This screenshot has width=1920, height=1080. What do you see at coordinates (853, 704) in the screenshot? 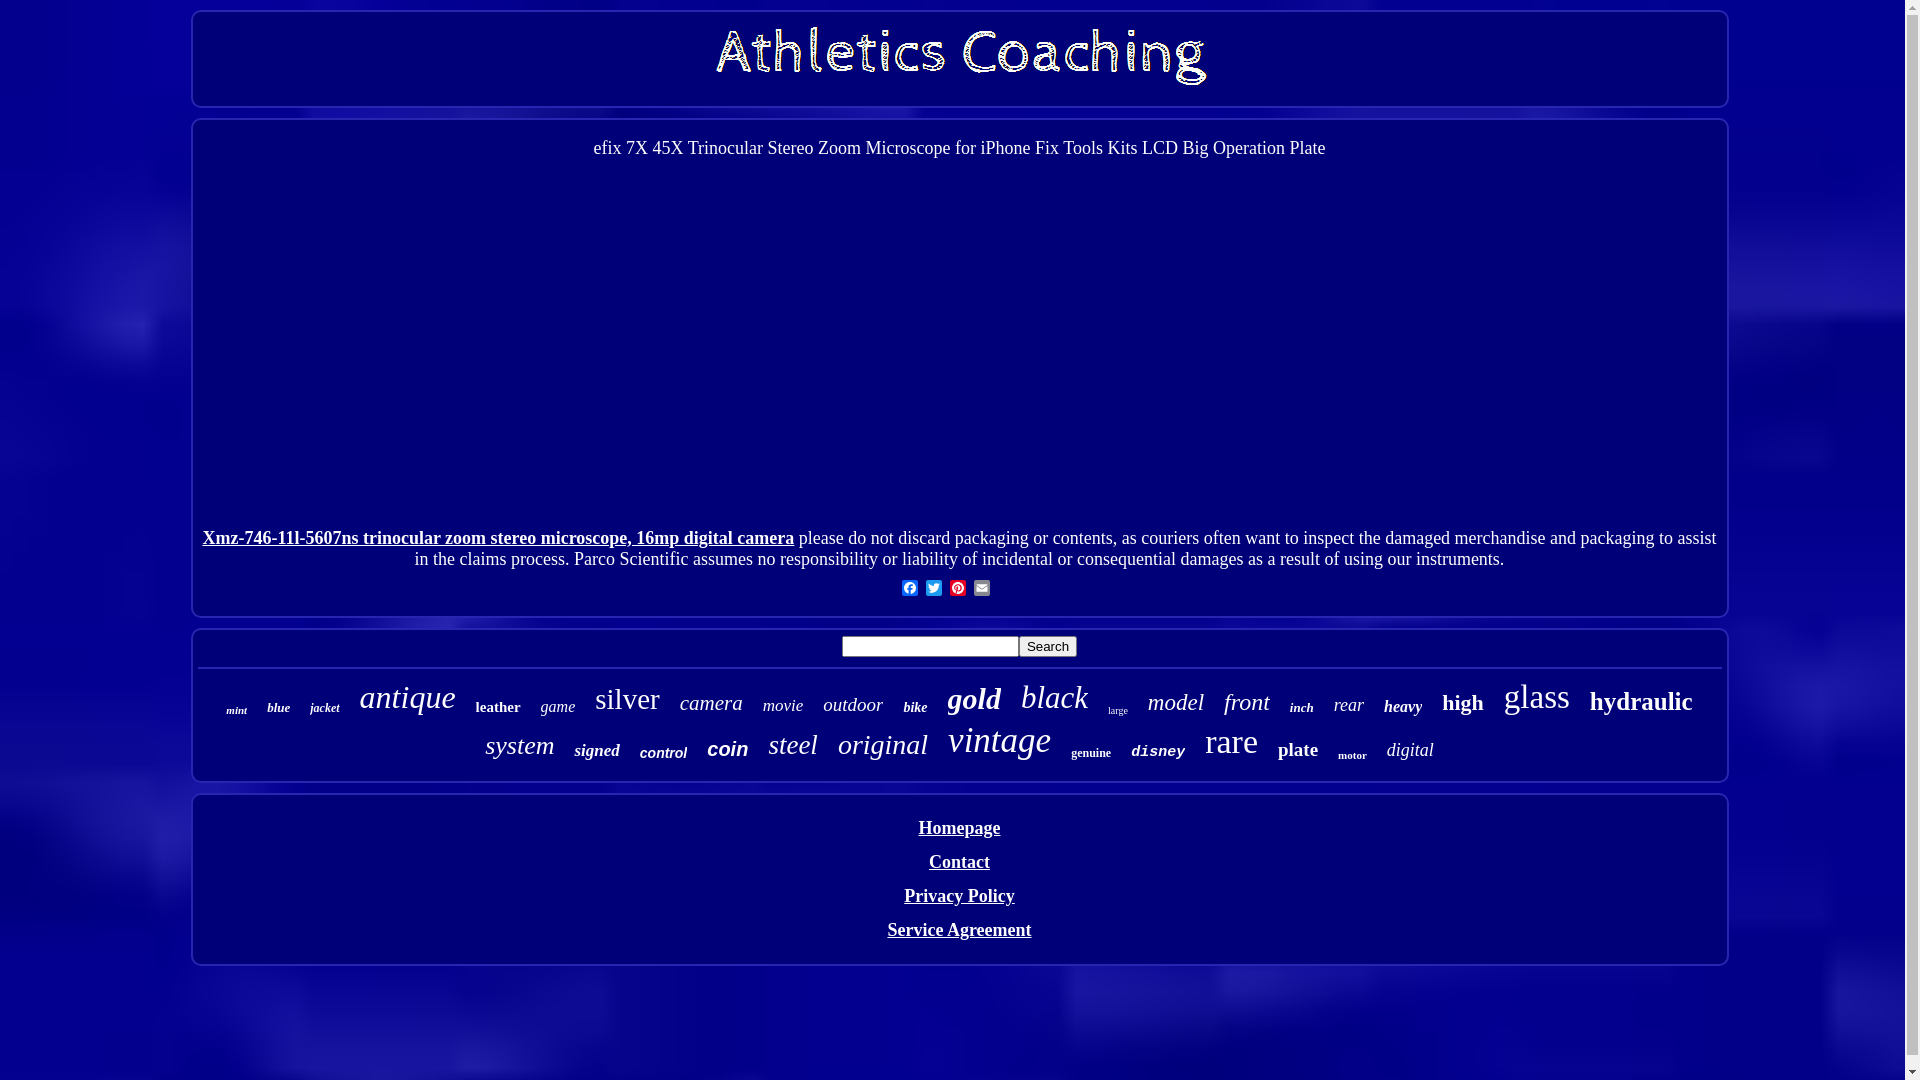
I see `'outdoor'` at bounding box center [853, 704].